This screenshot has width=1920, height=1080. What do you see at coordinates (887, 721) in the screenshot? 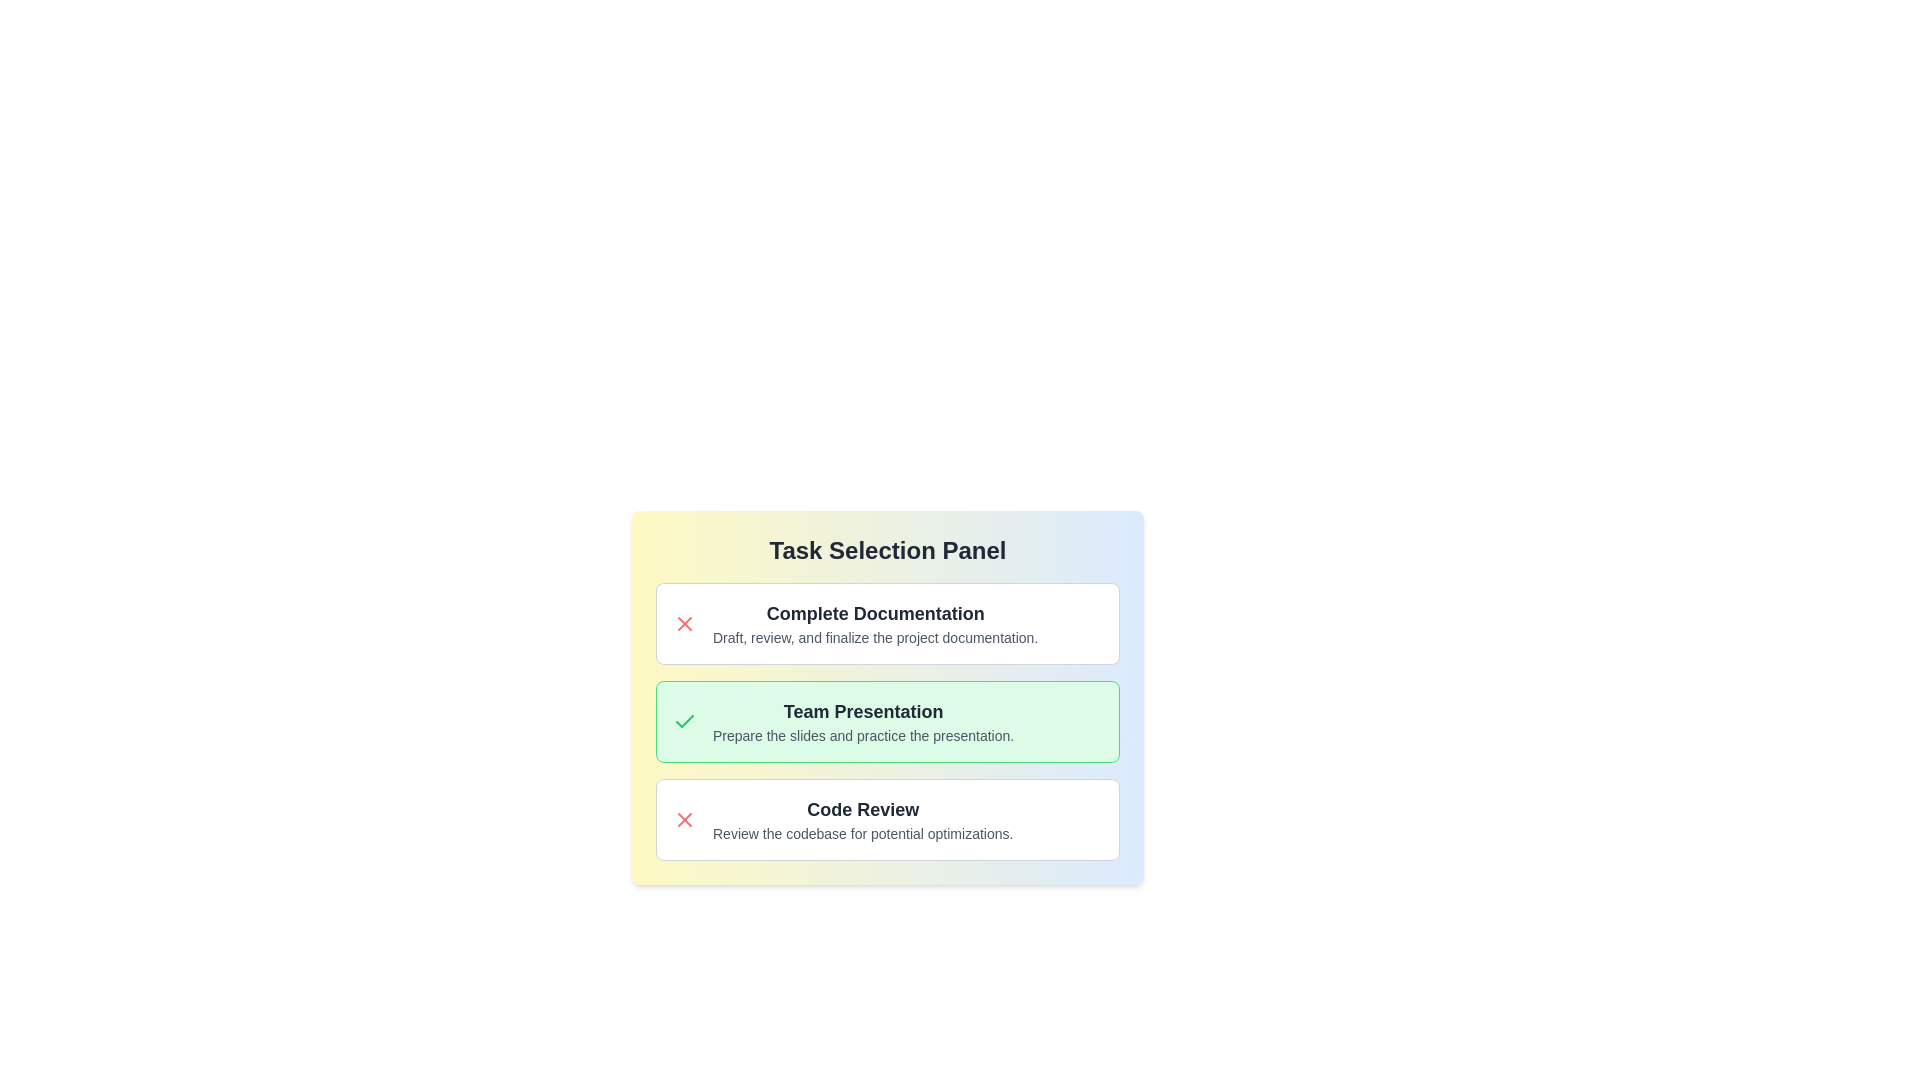
I see `the Informational panel with a green background that contains the text 'Team Presentation' and 'Prepare the slides and practice the presentation'` at bounding box center [887, 721].